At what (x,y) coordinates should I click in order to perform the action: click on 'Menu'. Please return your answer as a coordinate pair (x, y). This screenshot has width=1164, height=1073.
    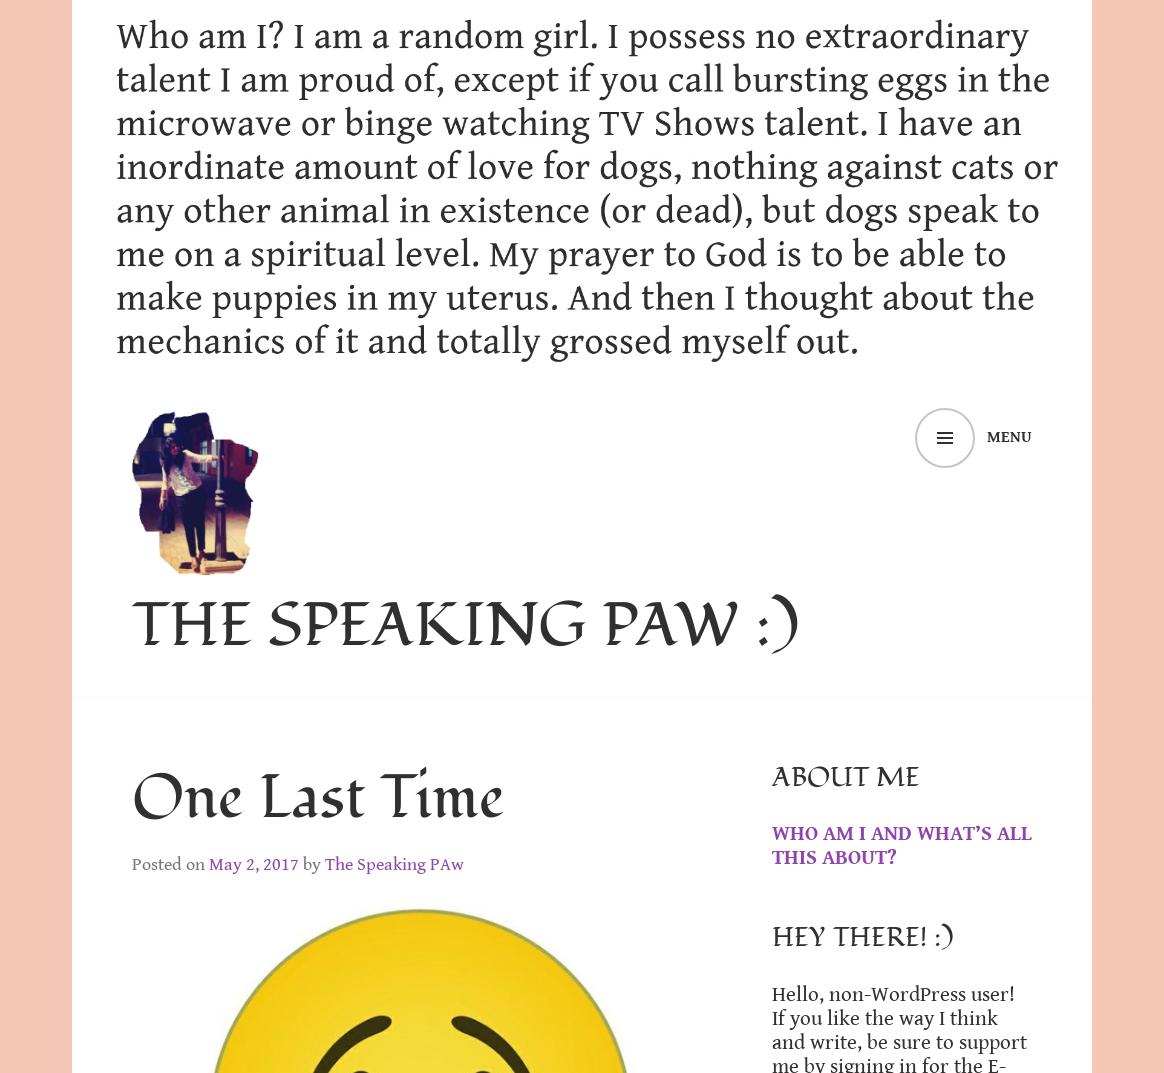
    Looking at the image, I should click on (1009, 437).